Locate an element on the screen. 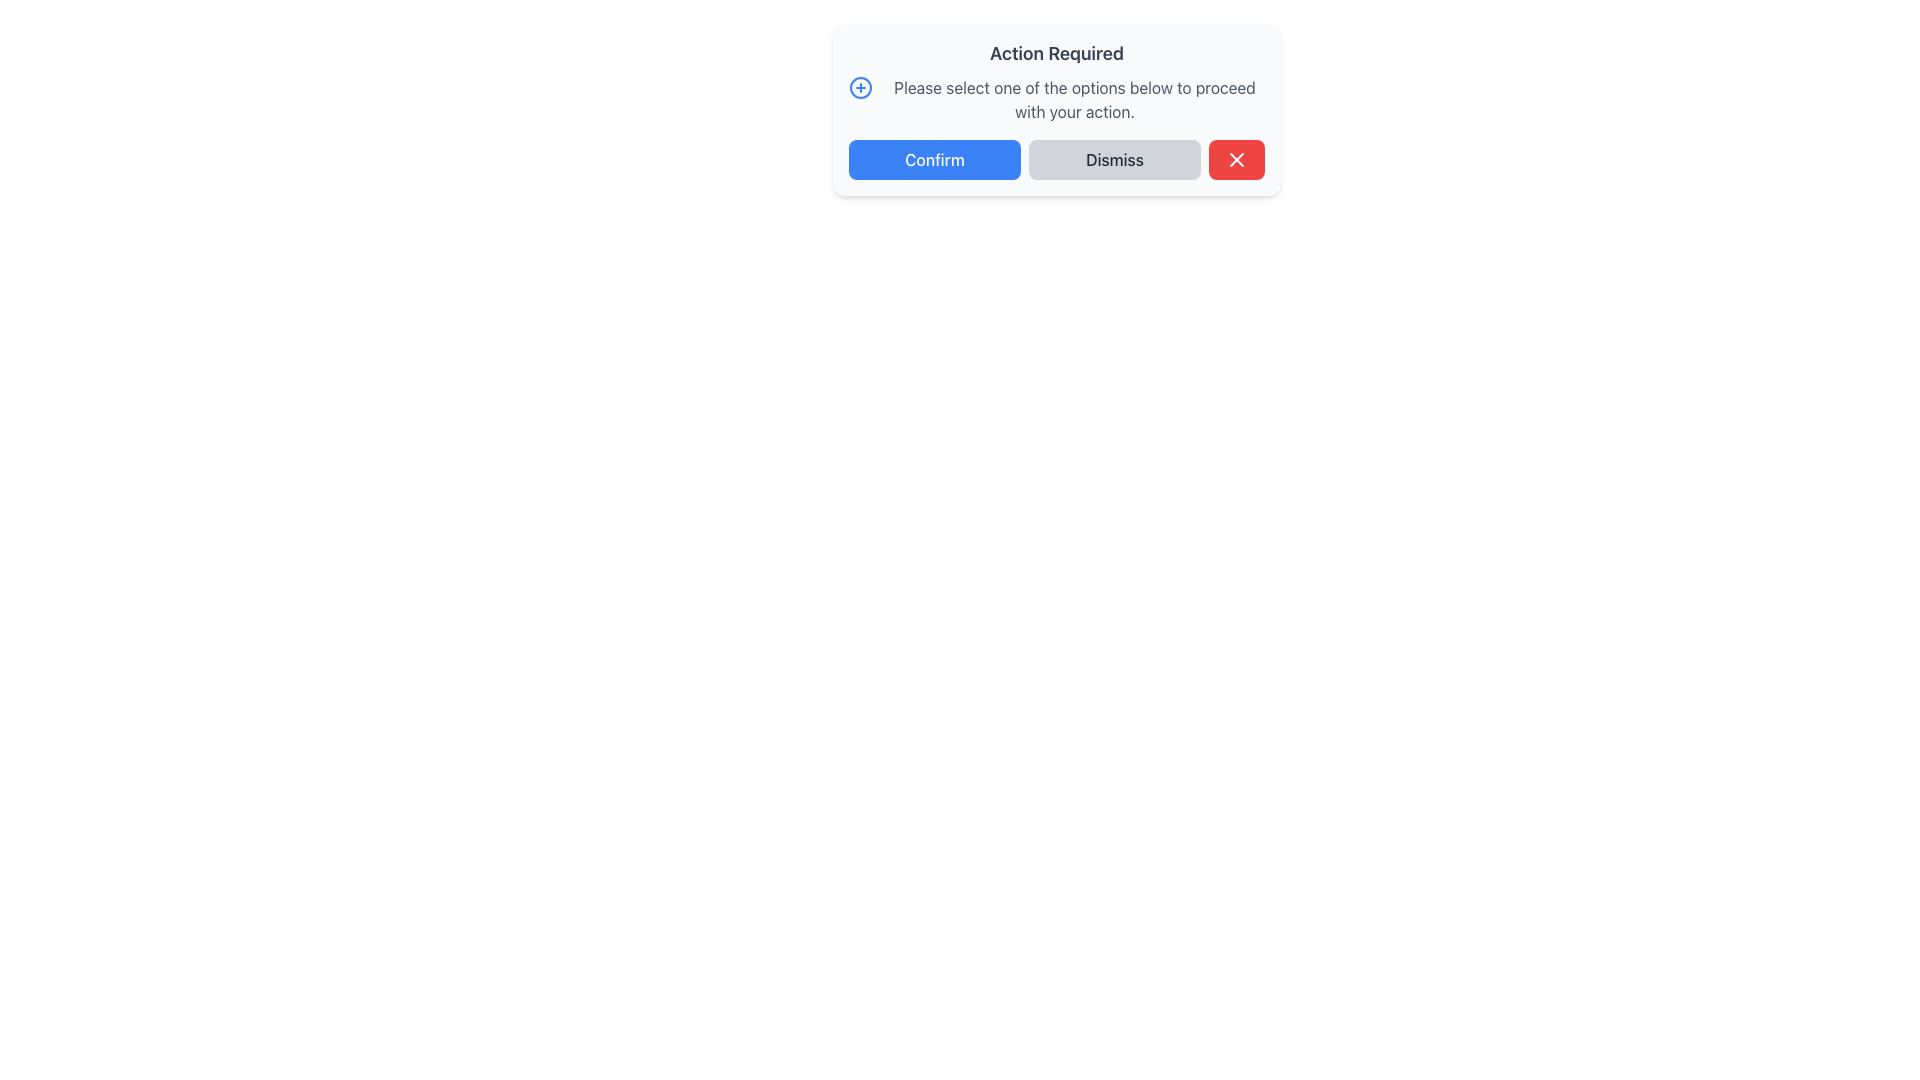  the blue and white circular icon with a plus symbol, which is located to the left of the text 'Please select one of the options below to proceed with your action.' is located at coordinates (860, 87).